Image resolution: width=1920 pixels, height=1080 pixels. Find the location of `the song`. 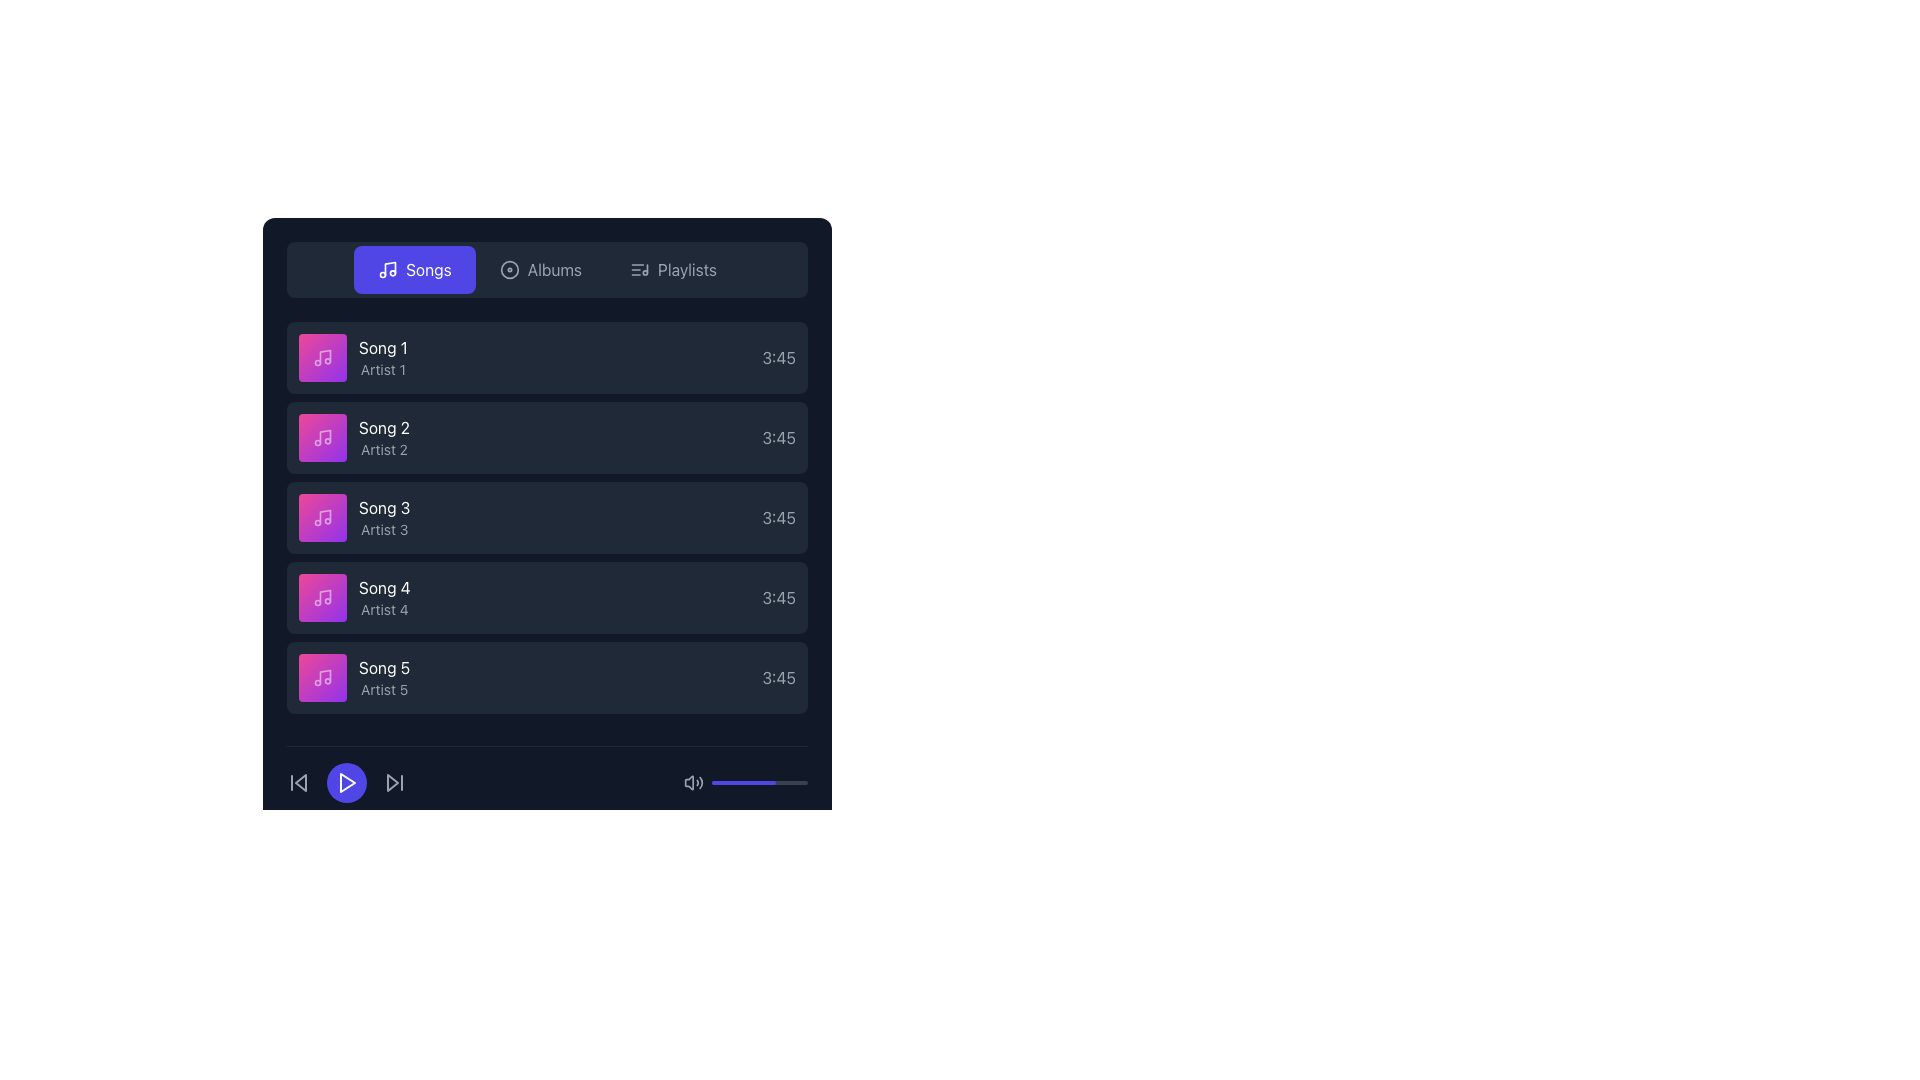

the song is located at coordinates (547, 516).